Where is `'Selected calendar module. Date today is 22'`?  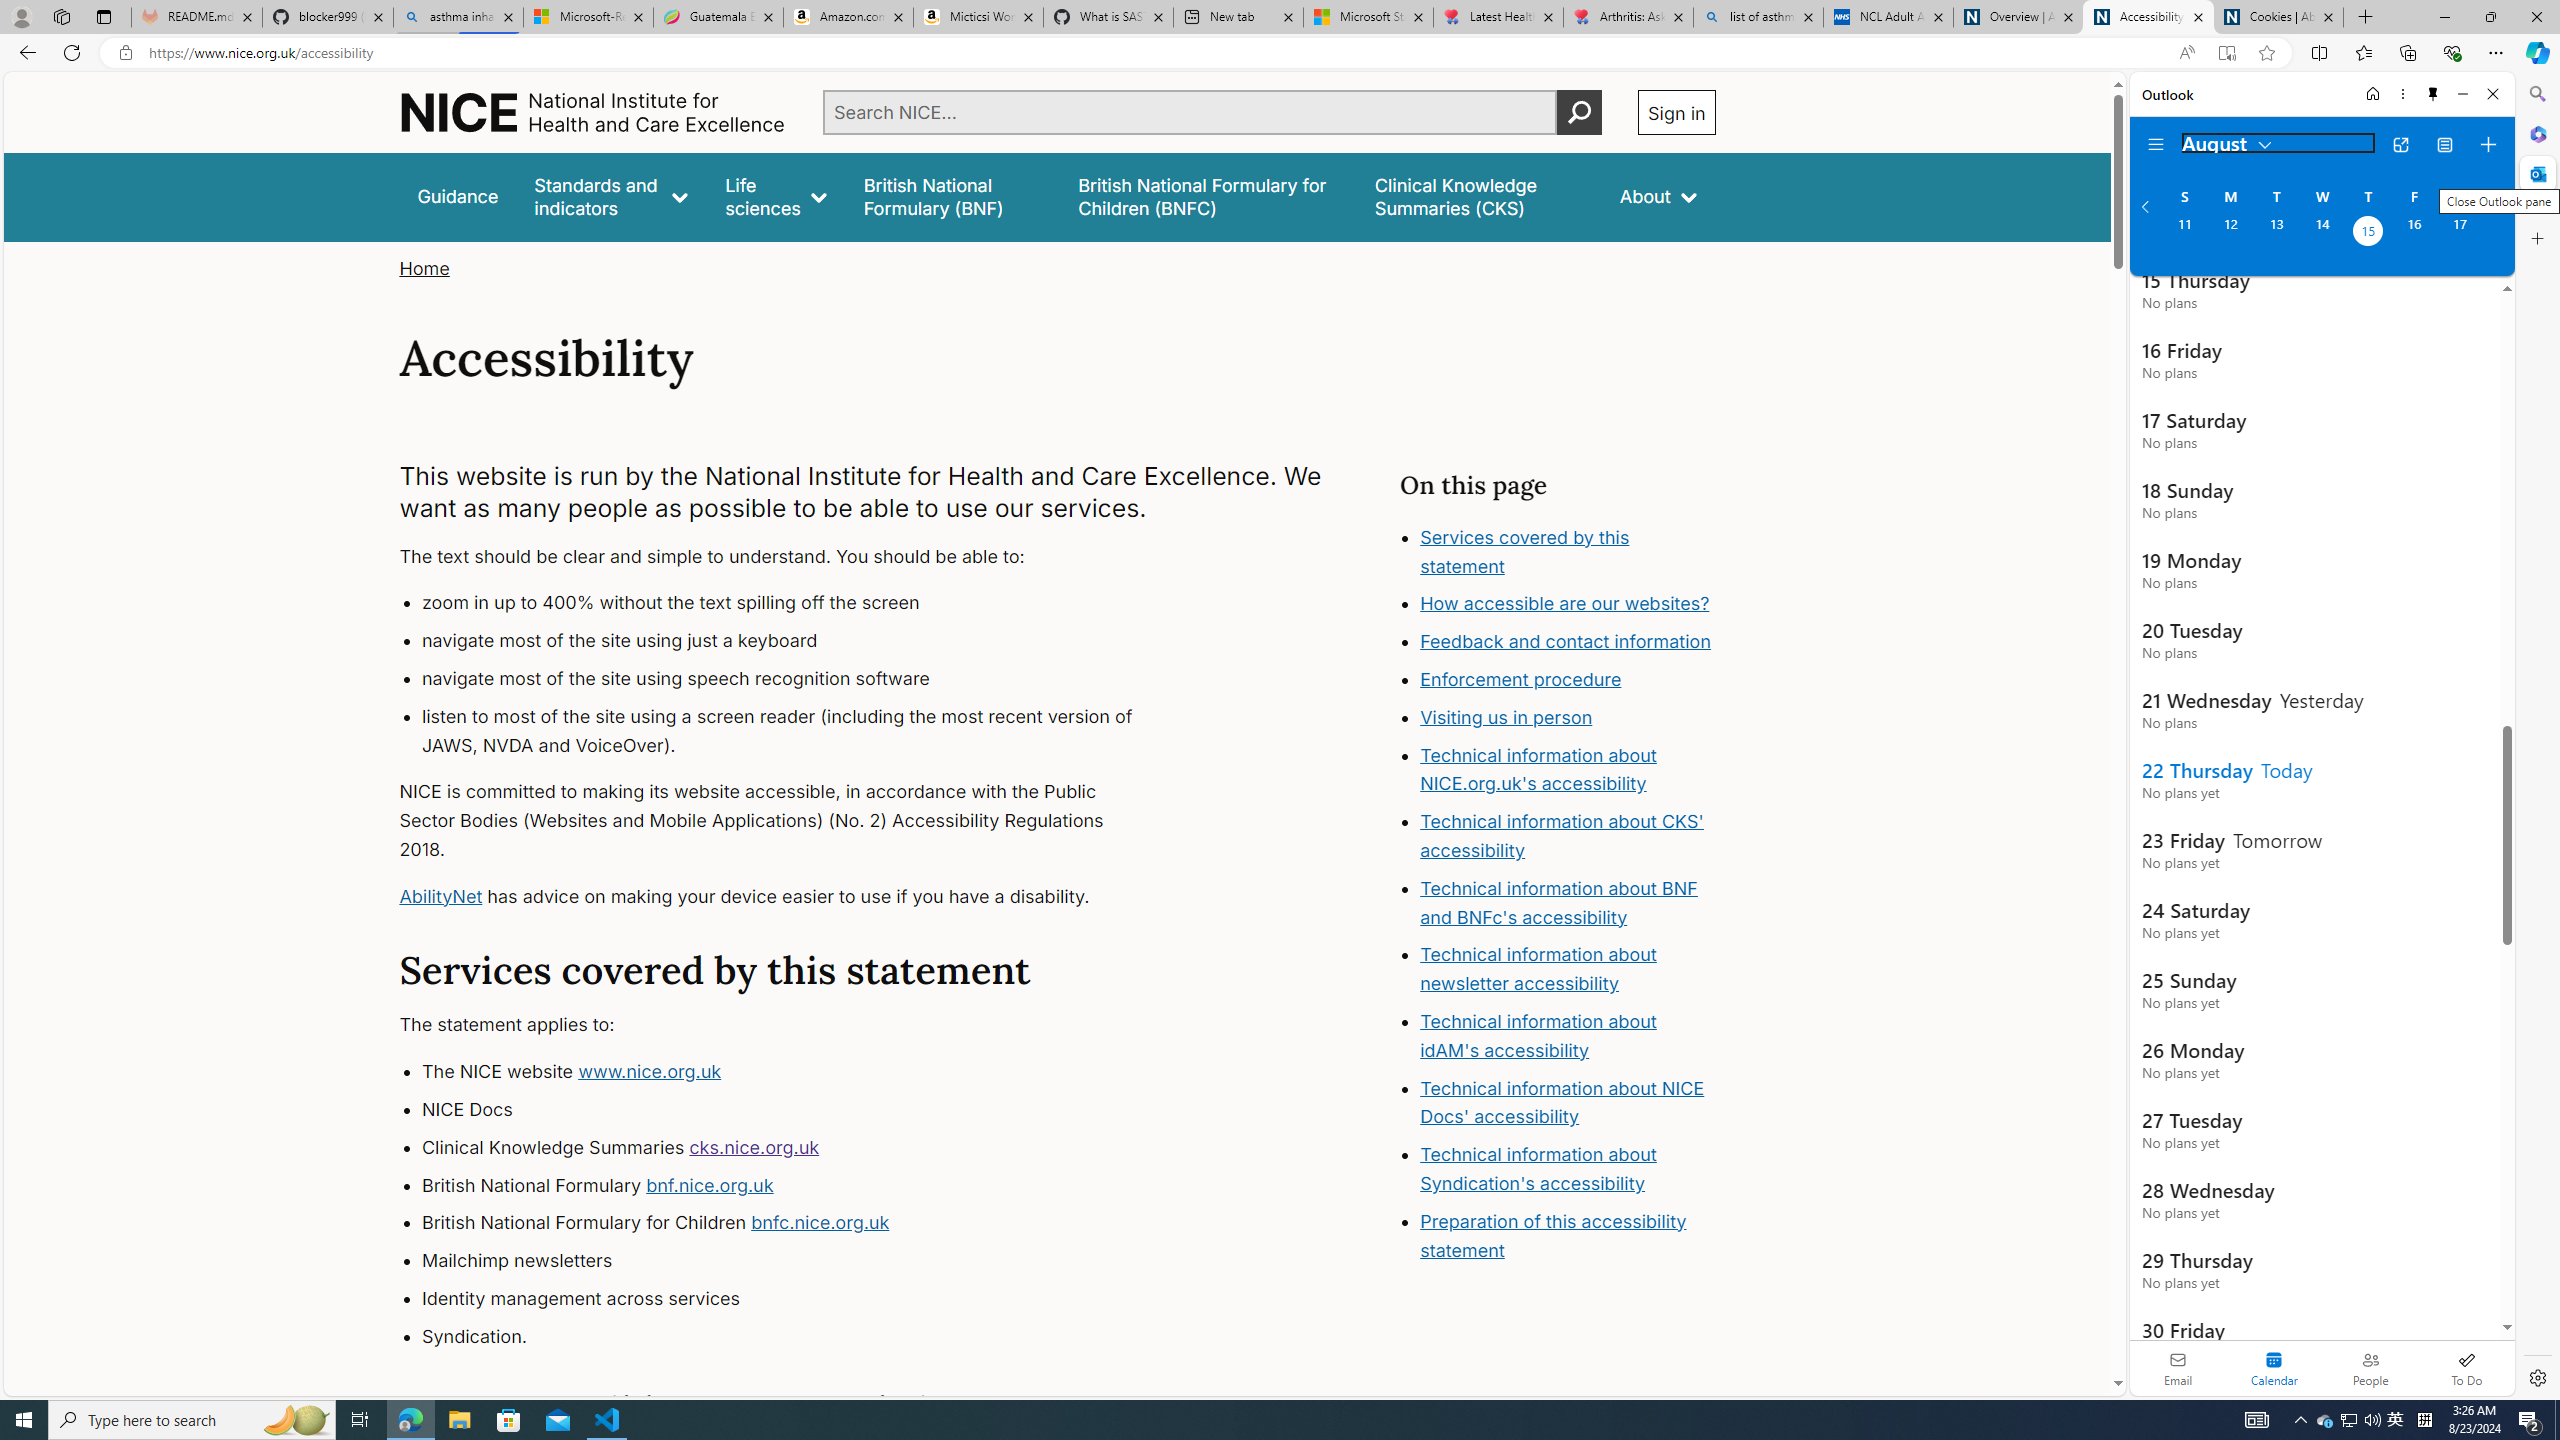
'Selected calendar module. Date today is 22' is located at coordinates (2274, 1367).